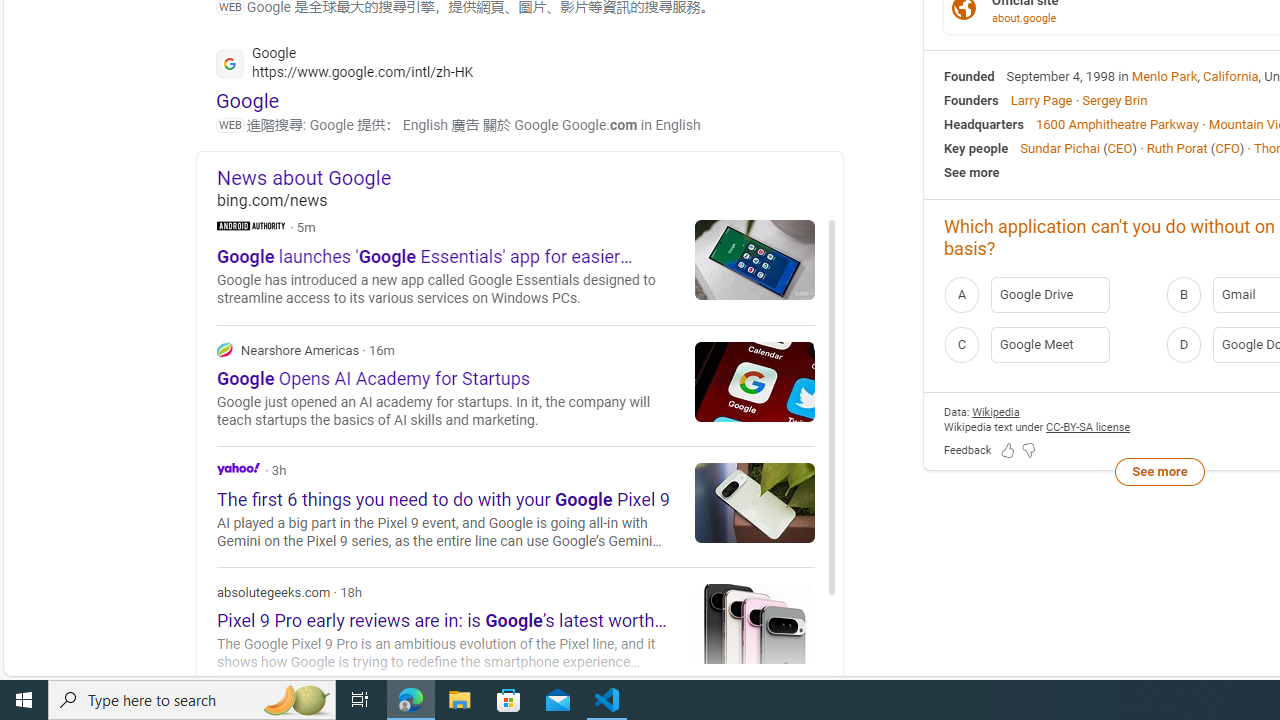  I want to click on 'Founded', so click(969, 74).